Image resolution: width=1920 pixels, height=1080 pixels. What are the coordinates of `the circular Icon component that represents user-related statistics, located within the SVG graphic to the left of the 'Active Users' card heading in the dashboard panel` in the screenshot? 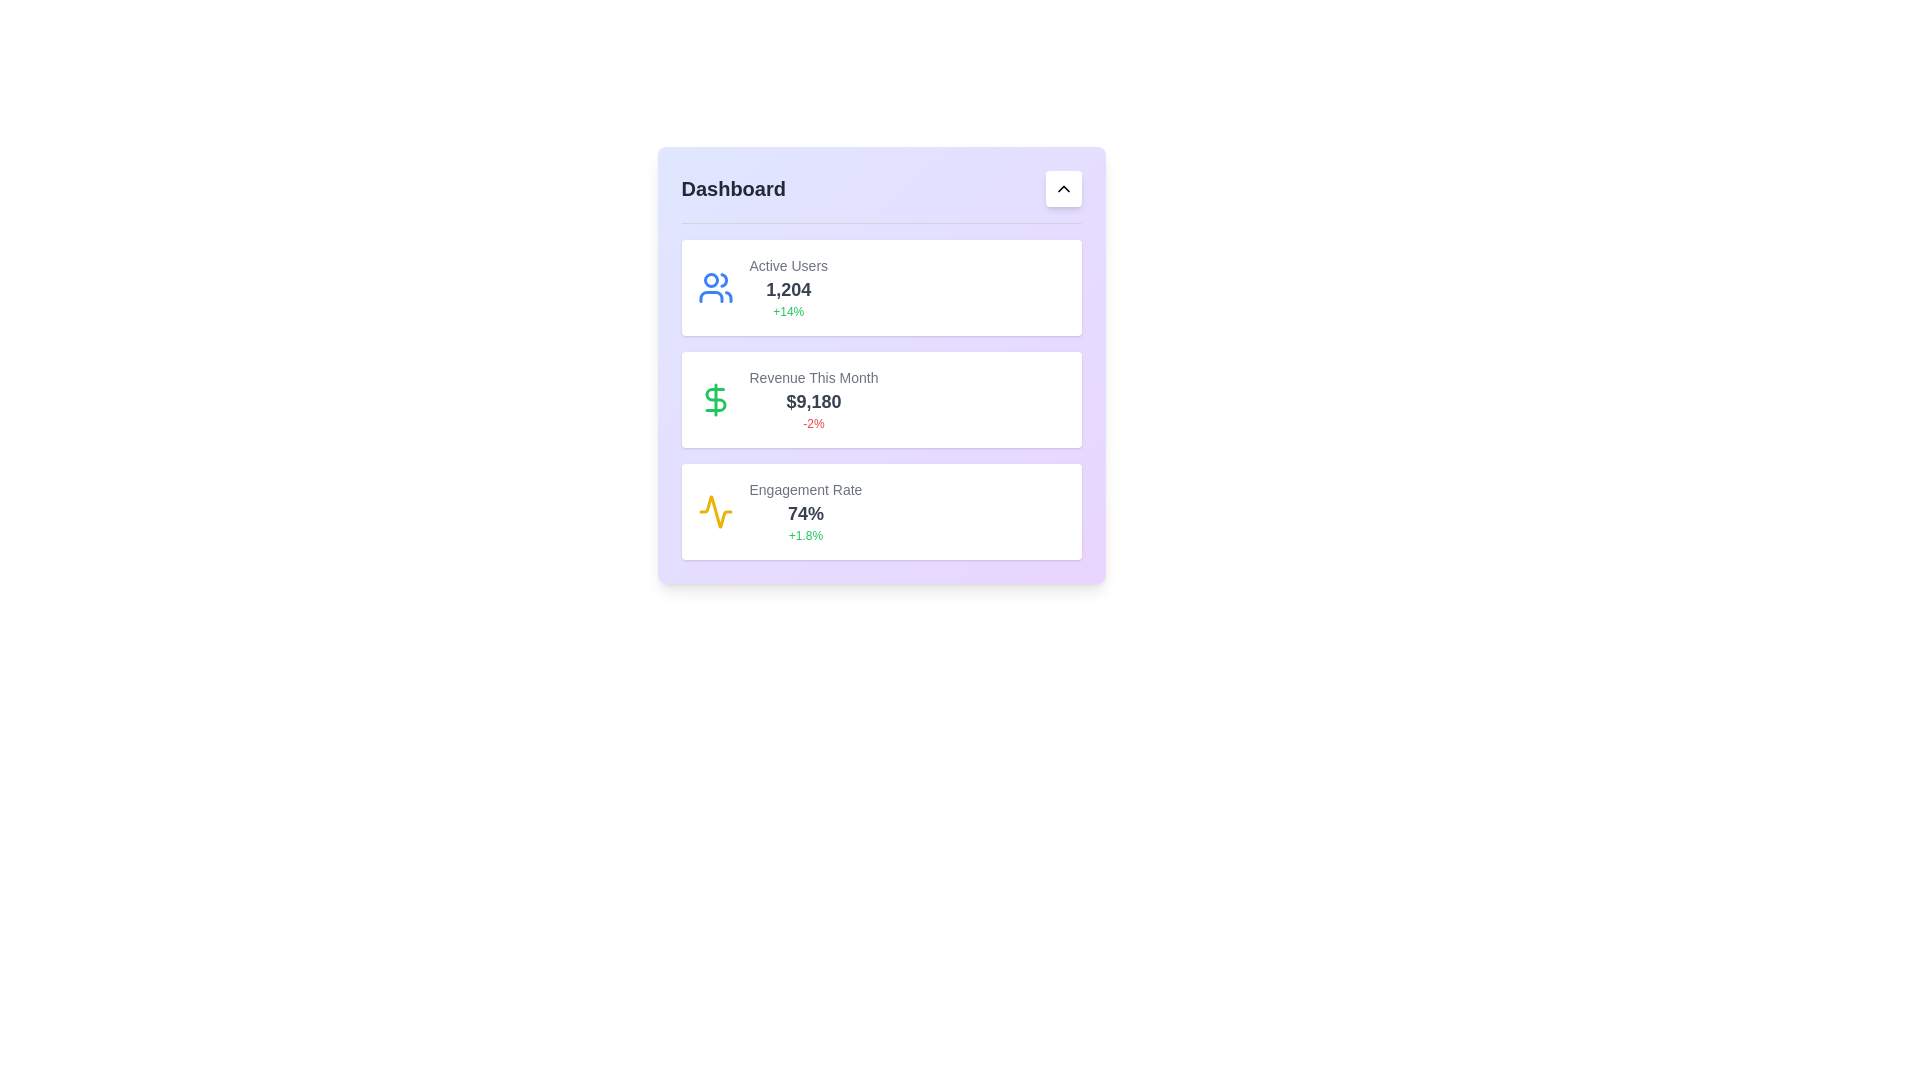 It's located at (710, 280).